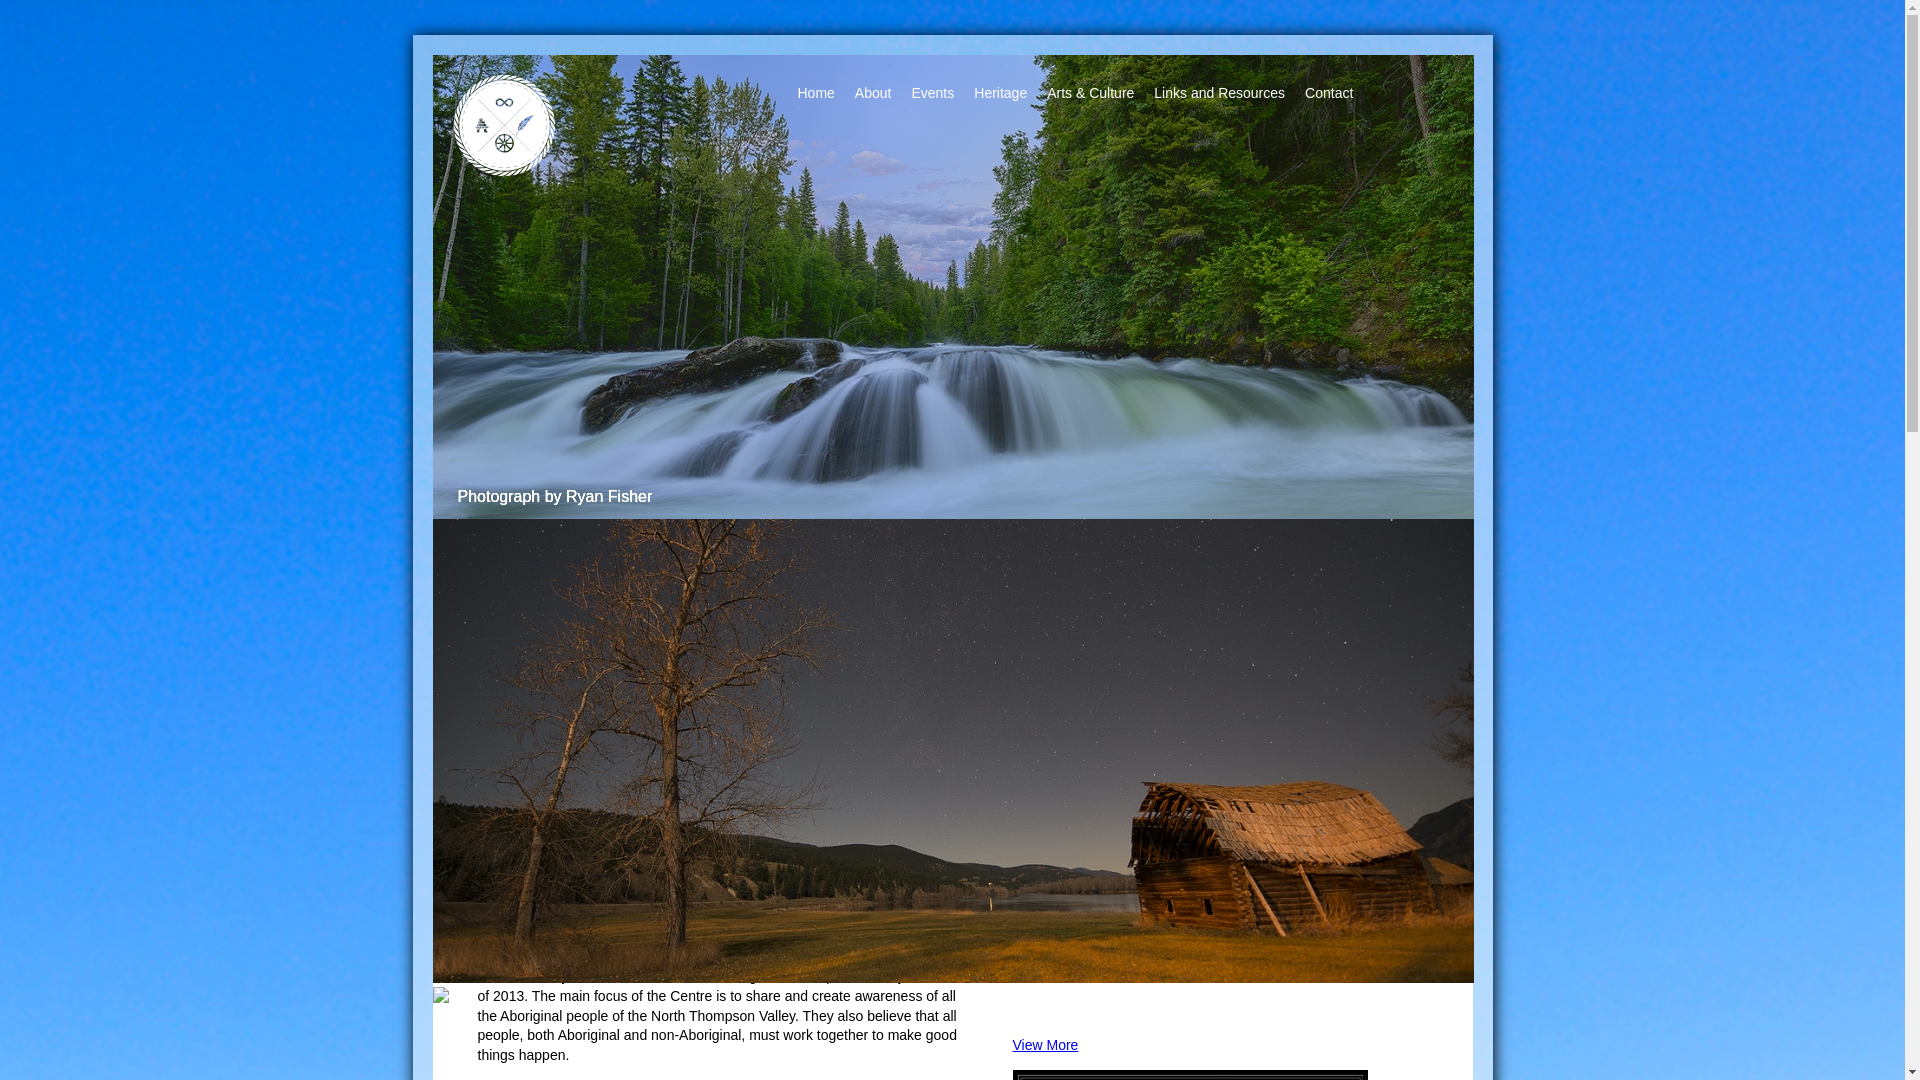 This screenshot has width=1920, height=1080. I want to click on 'Links and Resources', so click(1218, 93).